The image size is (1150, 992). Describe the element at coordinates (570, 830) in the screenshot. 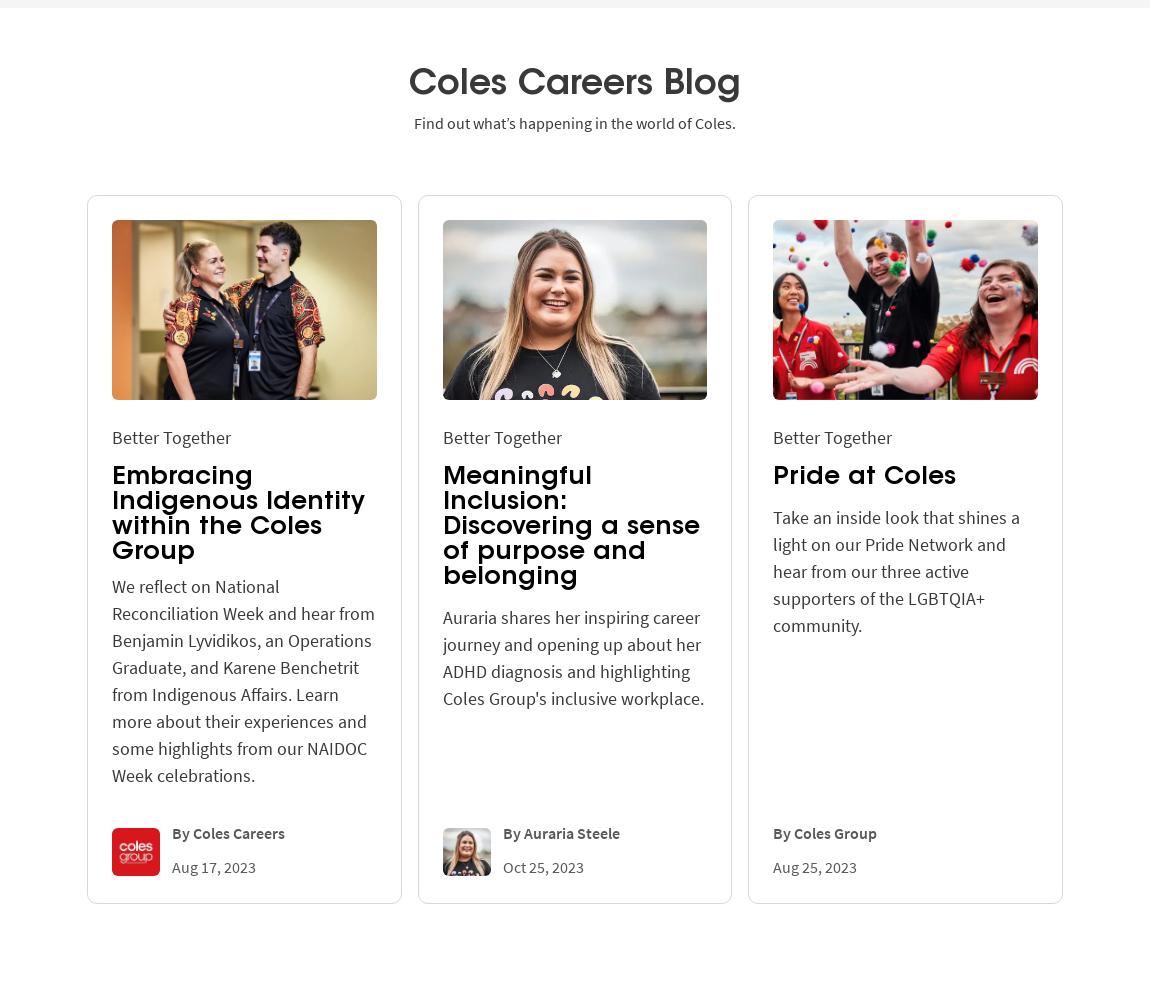

I see `'Auraria Steele'` at that location.